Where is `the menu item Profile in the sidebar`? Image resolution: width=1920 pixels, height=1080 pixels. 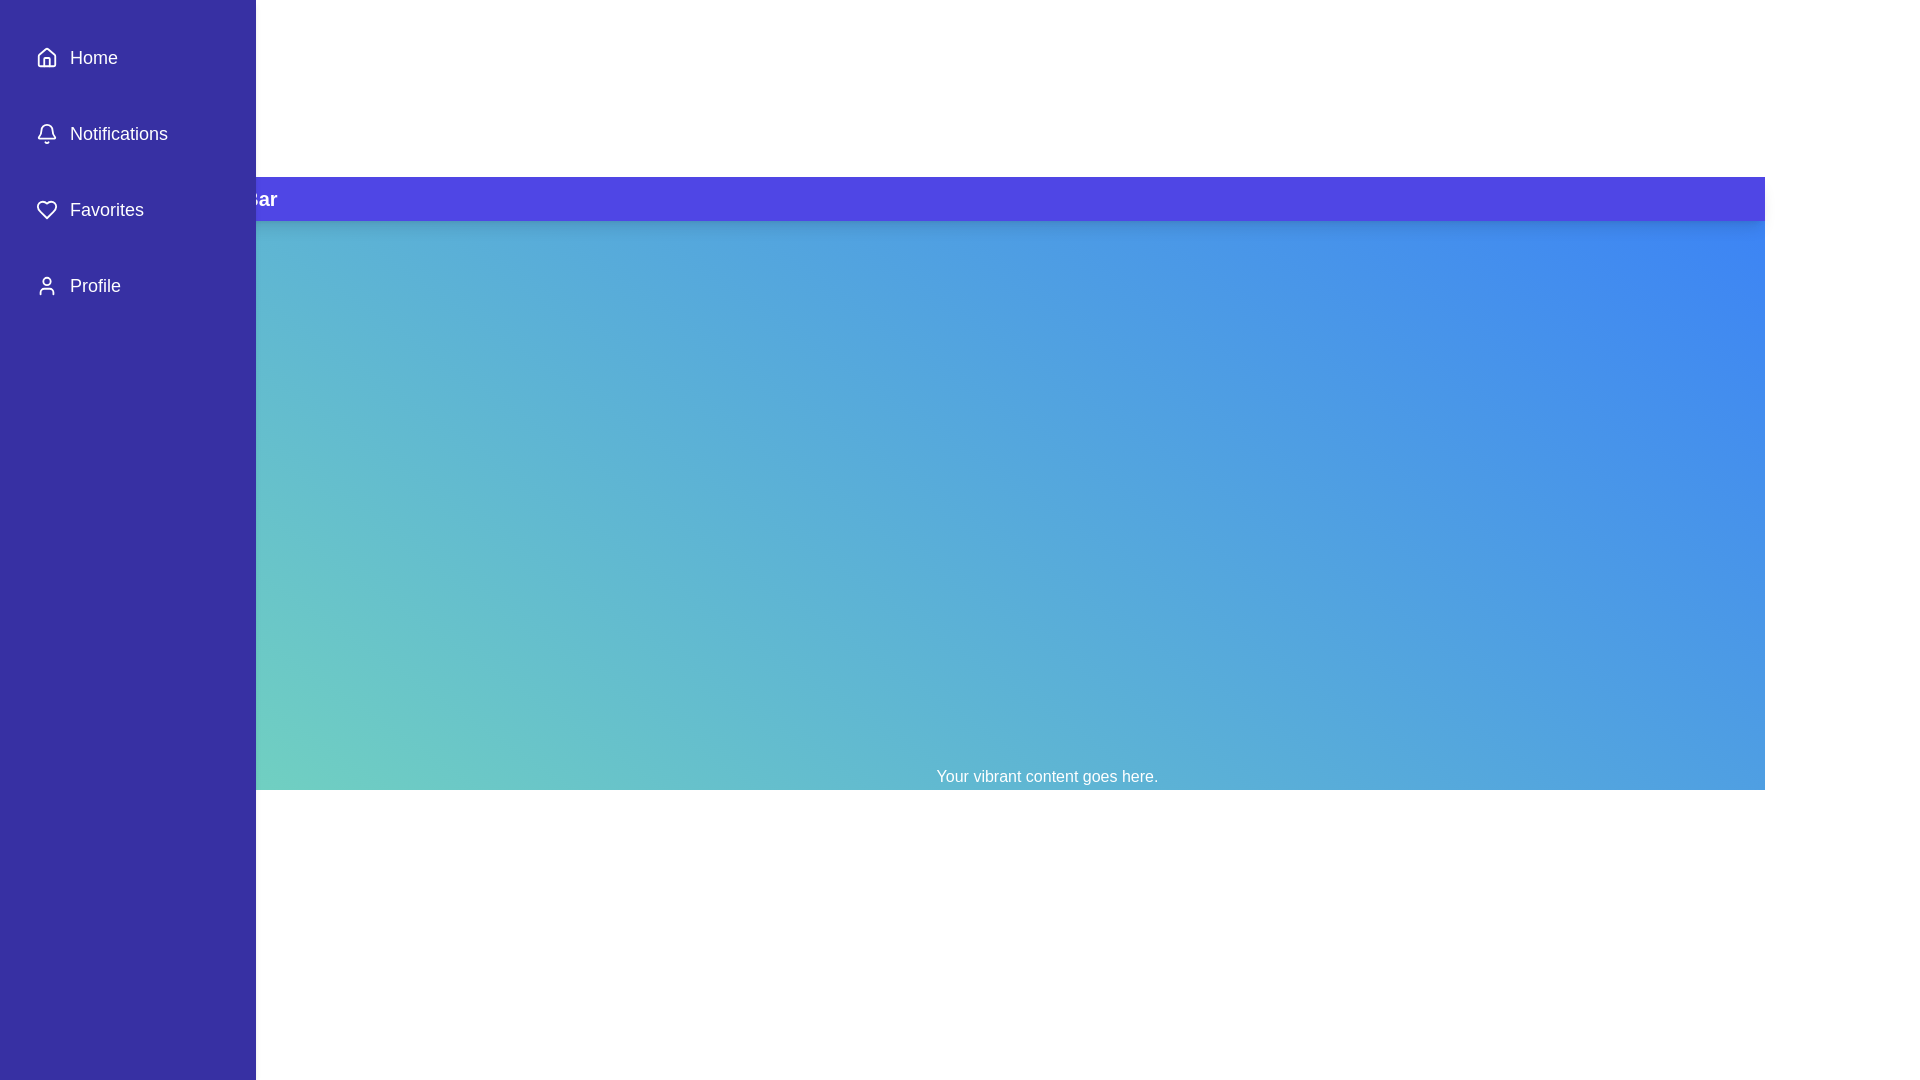 the menu item Profile in the sidebar is located at coordinates (127, 285).